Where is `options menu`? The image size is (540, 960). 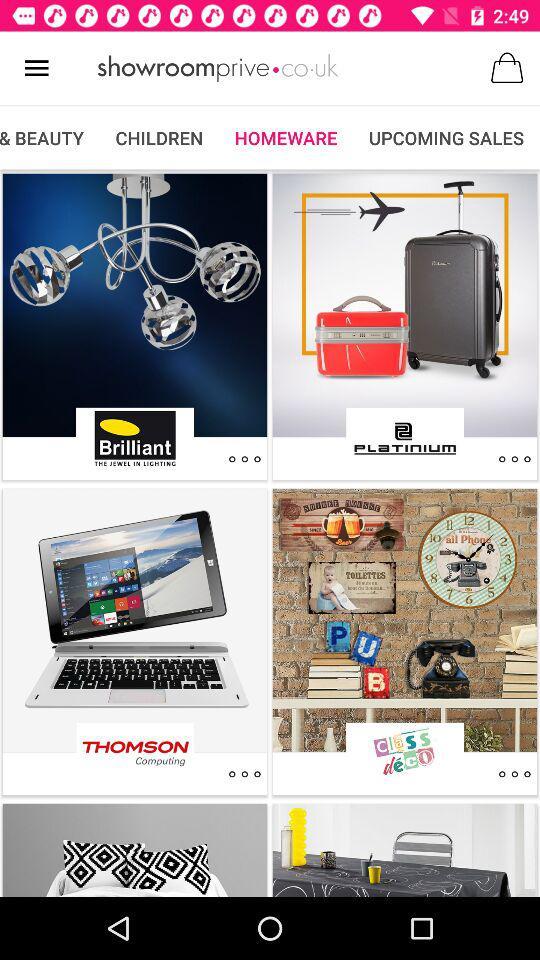
options menu is located at coordinates (514, 459).